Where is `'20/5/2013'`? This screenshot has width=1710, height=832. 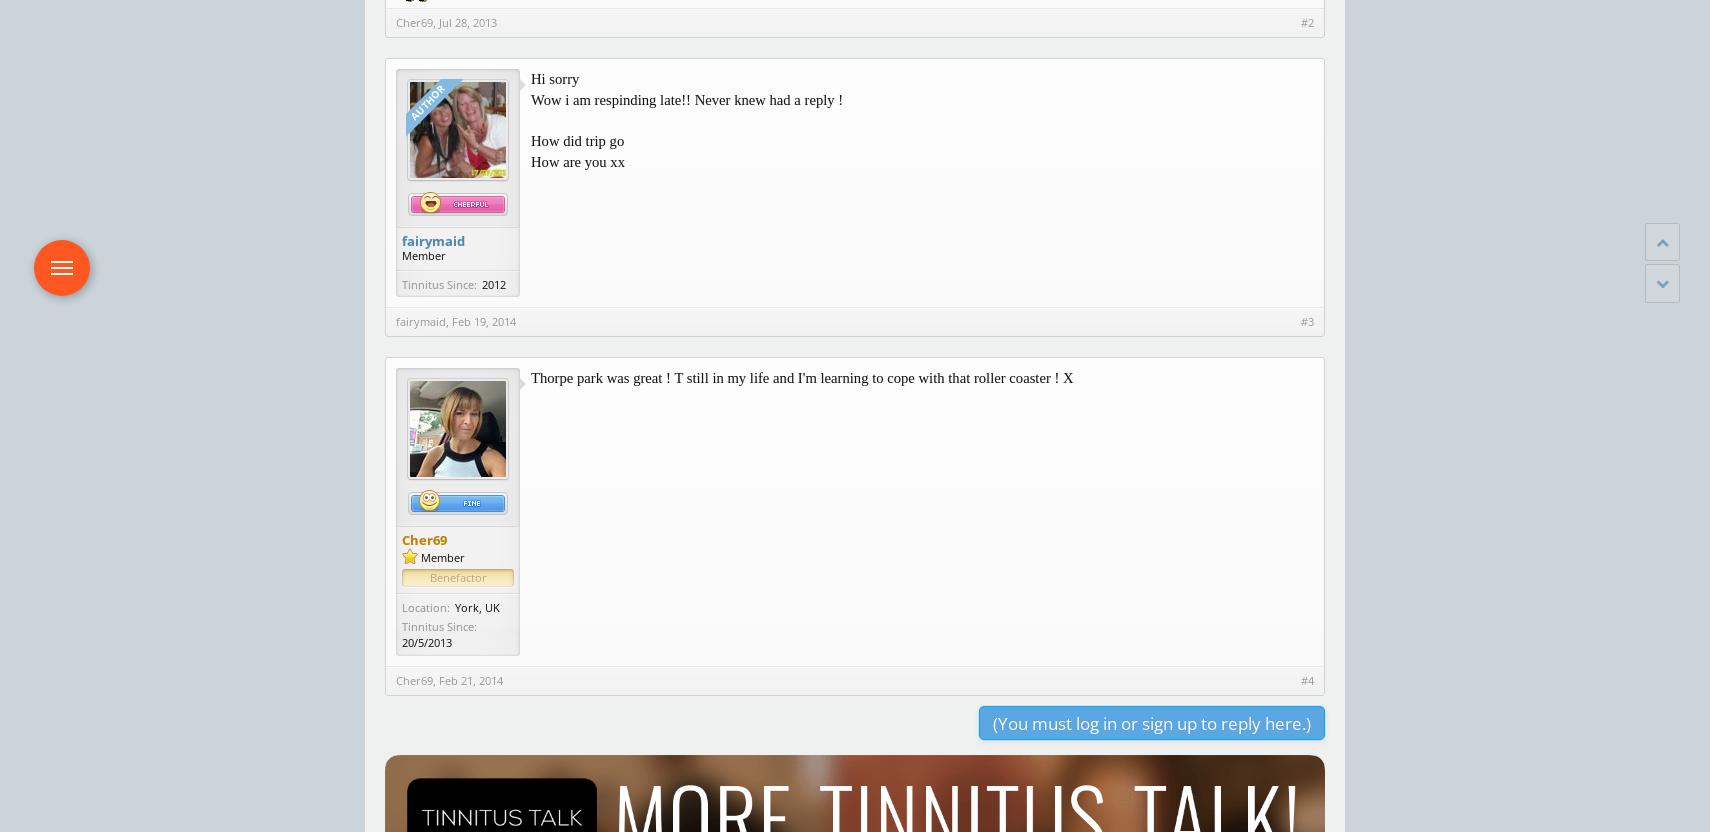 '20/5/2013' is located at coordinates (401, 642).